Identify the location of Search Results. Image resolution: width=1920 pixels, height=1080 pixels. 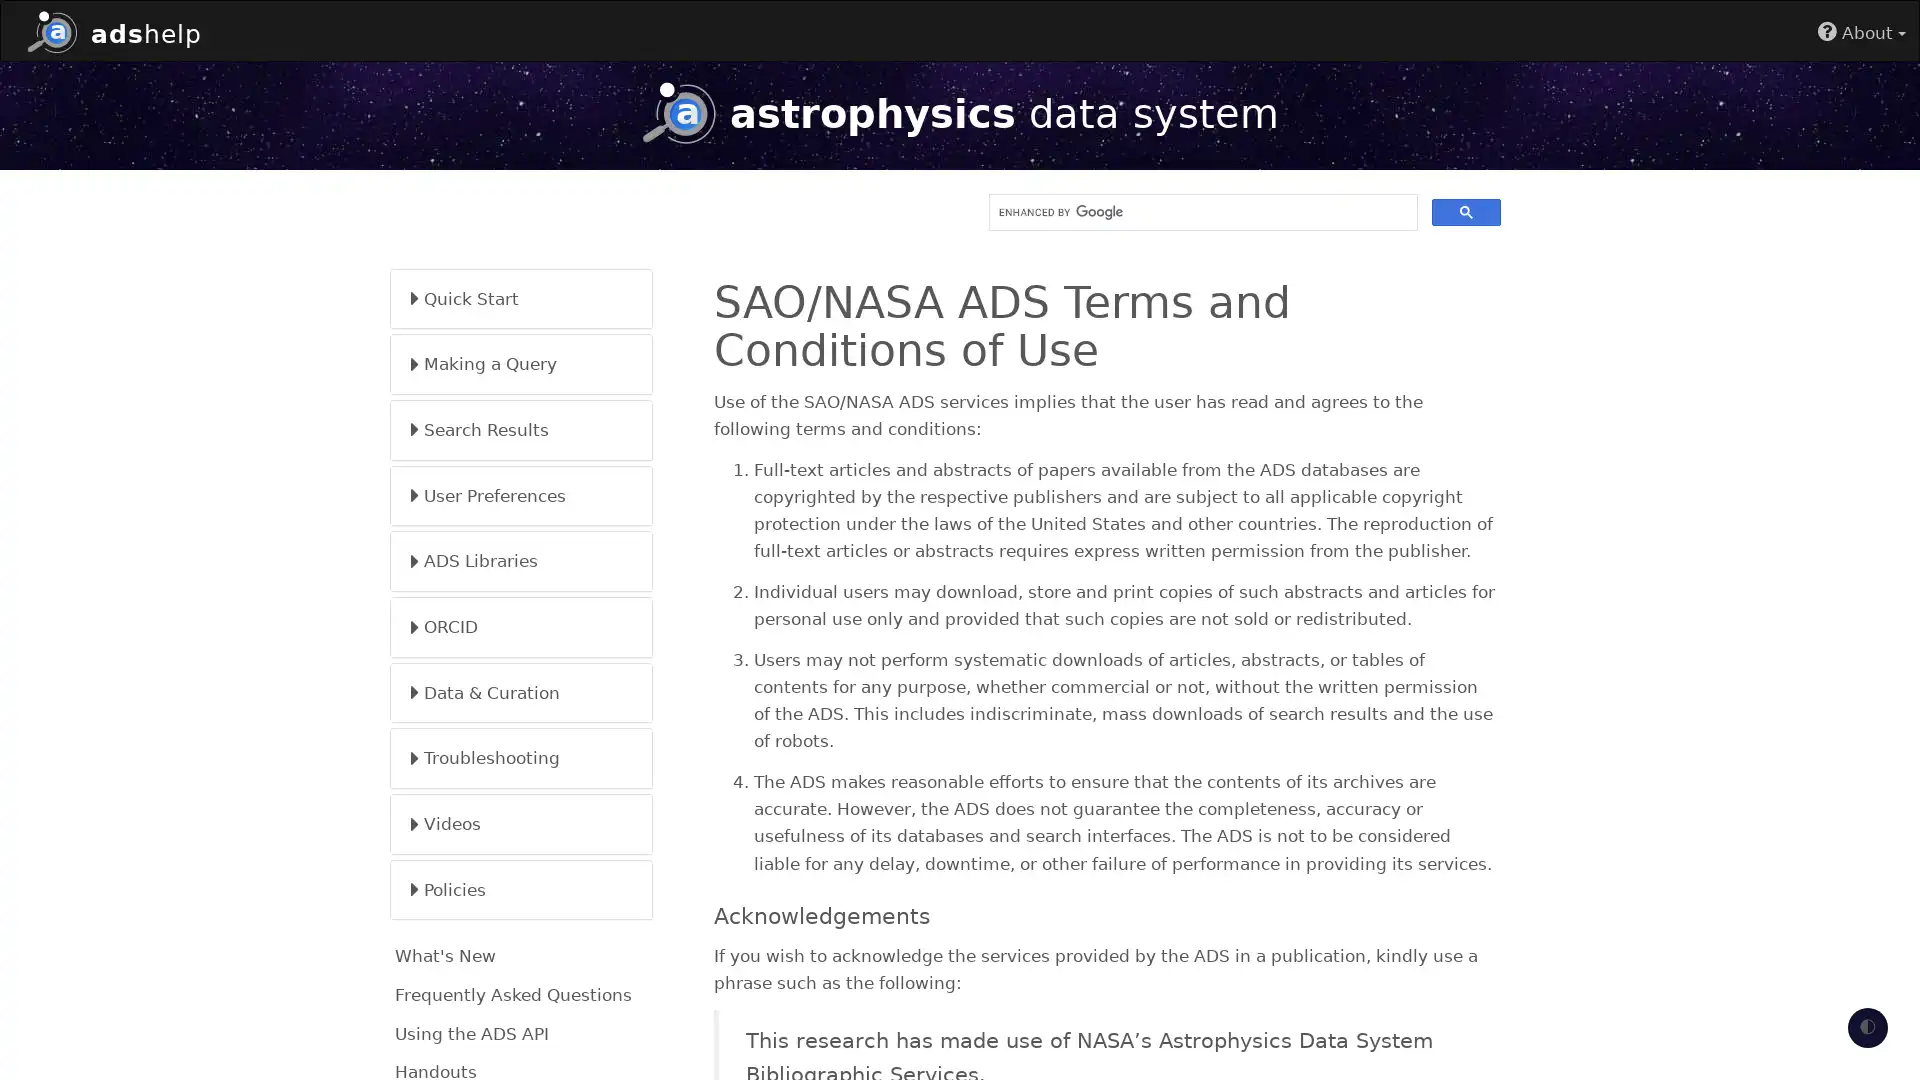
(521, 428).